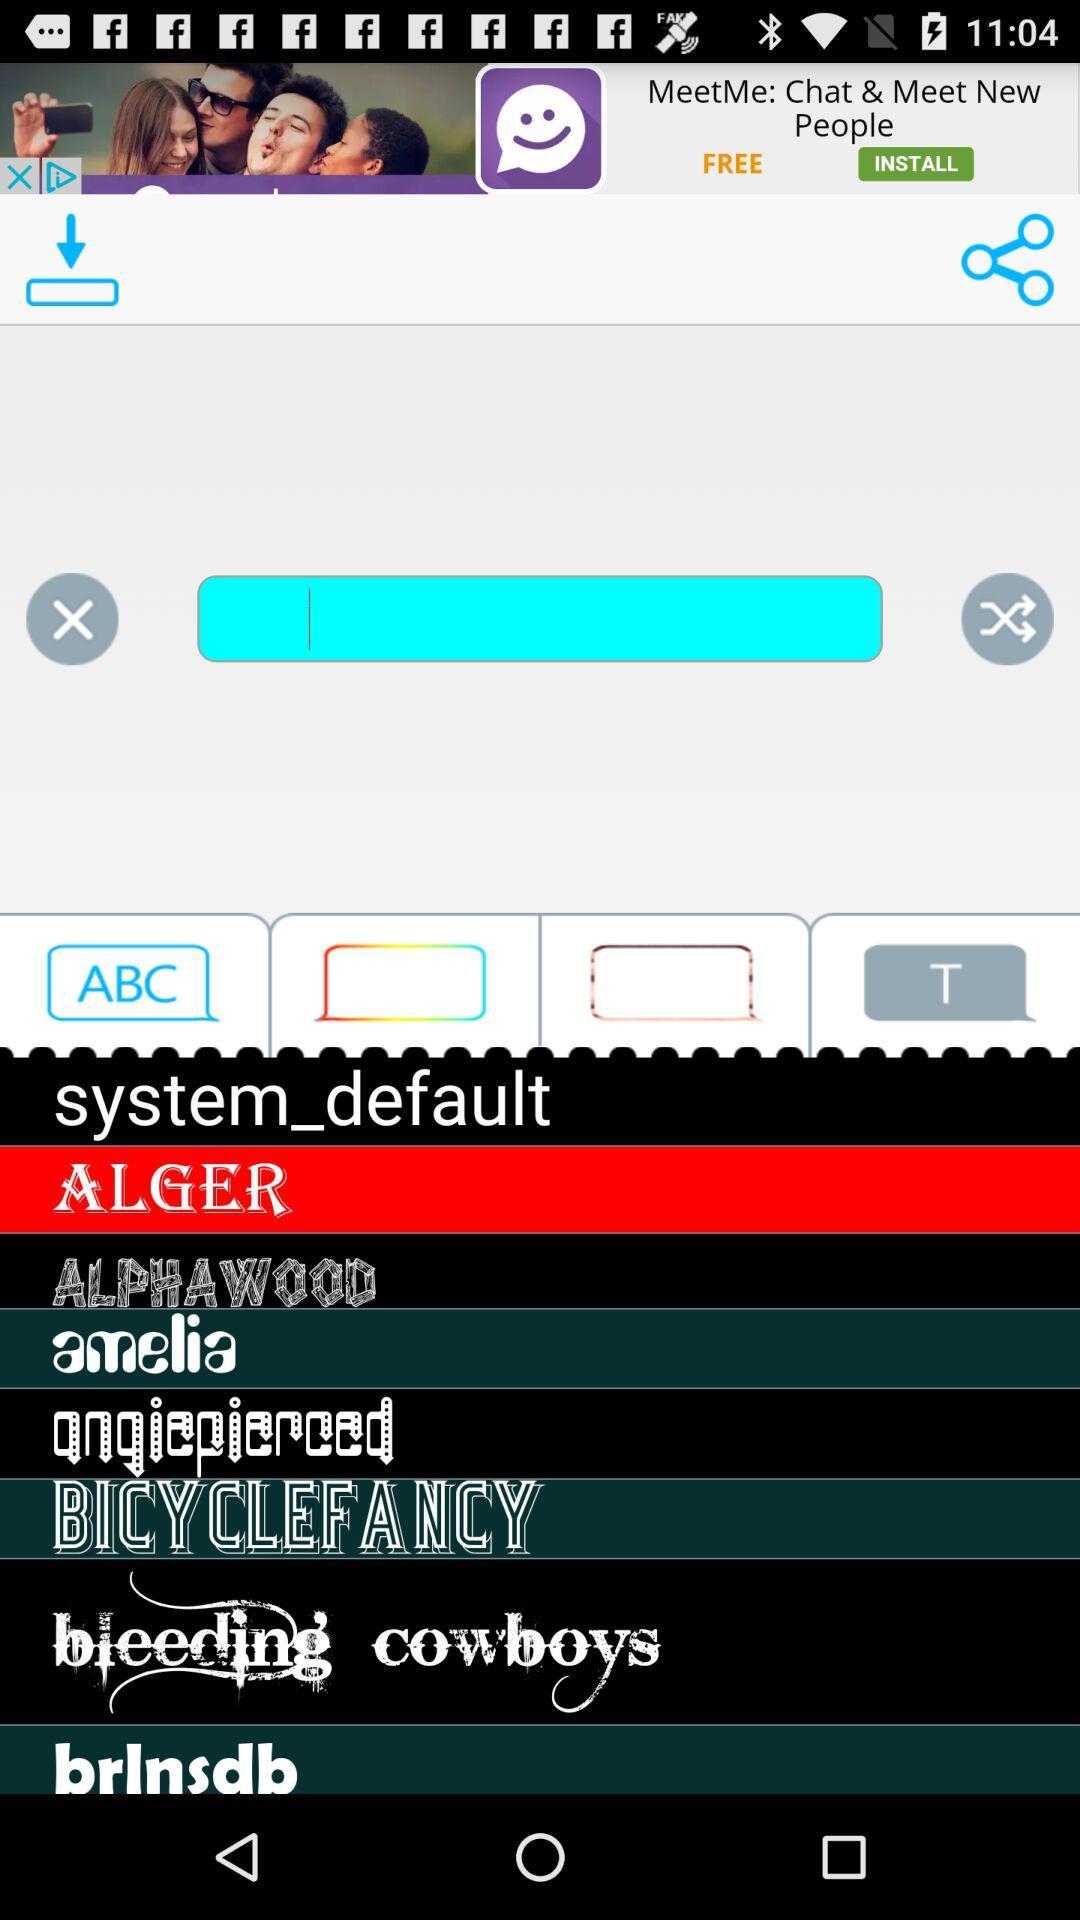 The width and height of the screenshot is (1080, 1920). Describe the element at coordinates (71, 618) in the screenshot. I see `cancel search` at that location.